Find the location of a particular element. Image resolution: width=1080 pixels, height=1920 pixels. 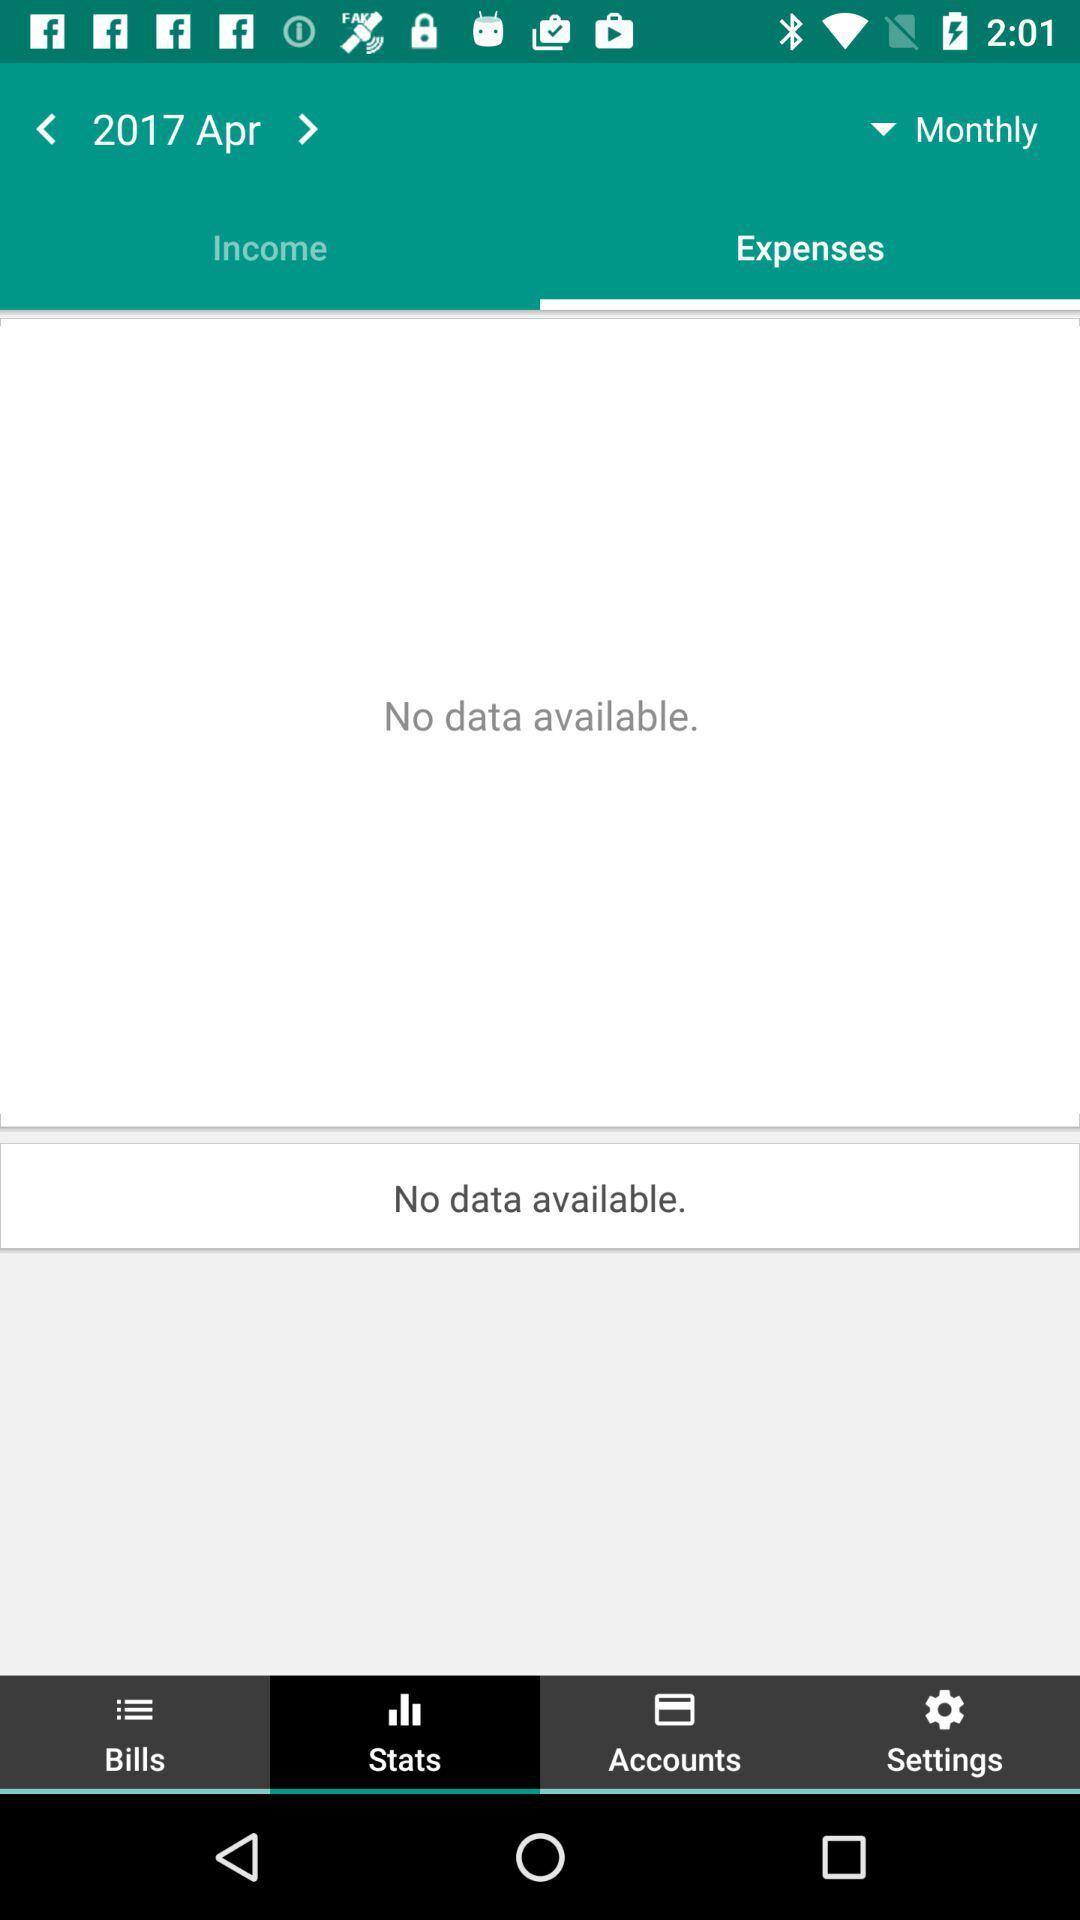

the arrow_forward icon is located at coordinates (307, 127).